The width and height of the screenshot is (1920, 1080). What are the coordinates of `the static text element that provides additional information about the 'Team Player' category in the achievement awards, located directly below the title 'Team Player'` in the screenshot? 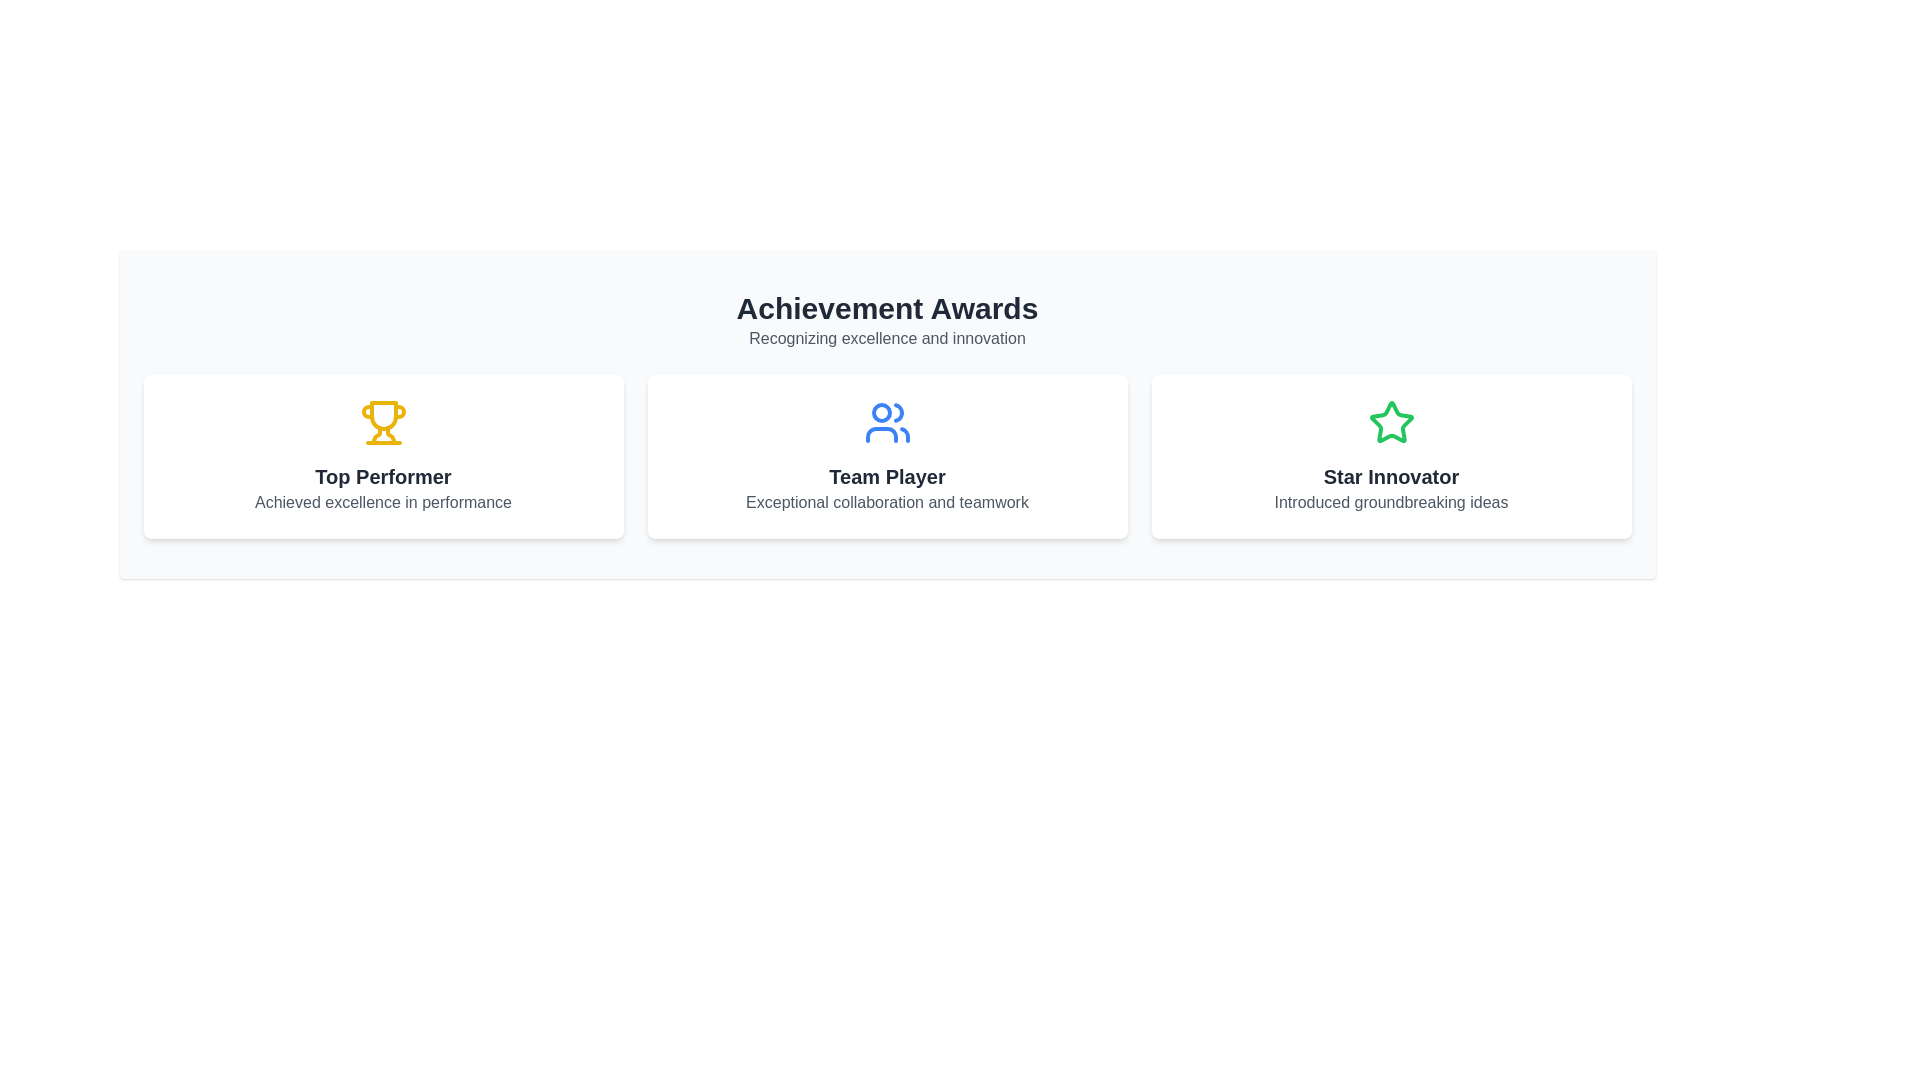 It's located at (886, 501).